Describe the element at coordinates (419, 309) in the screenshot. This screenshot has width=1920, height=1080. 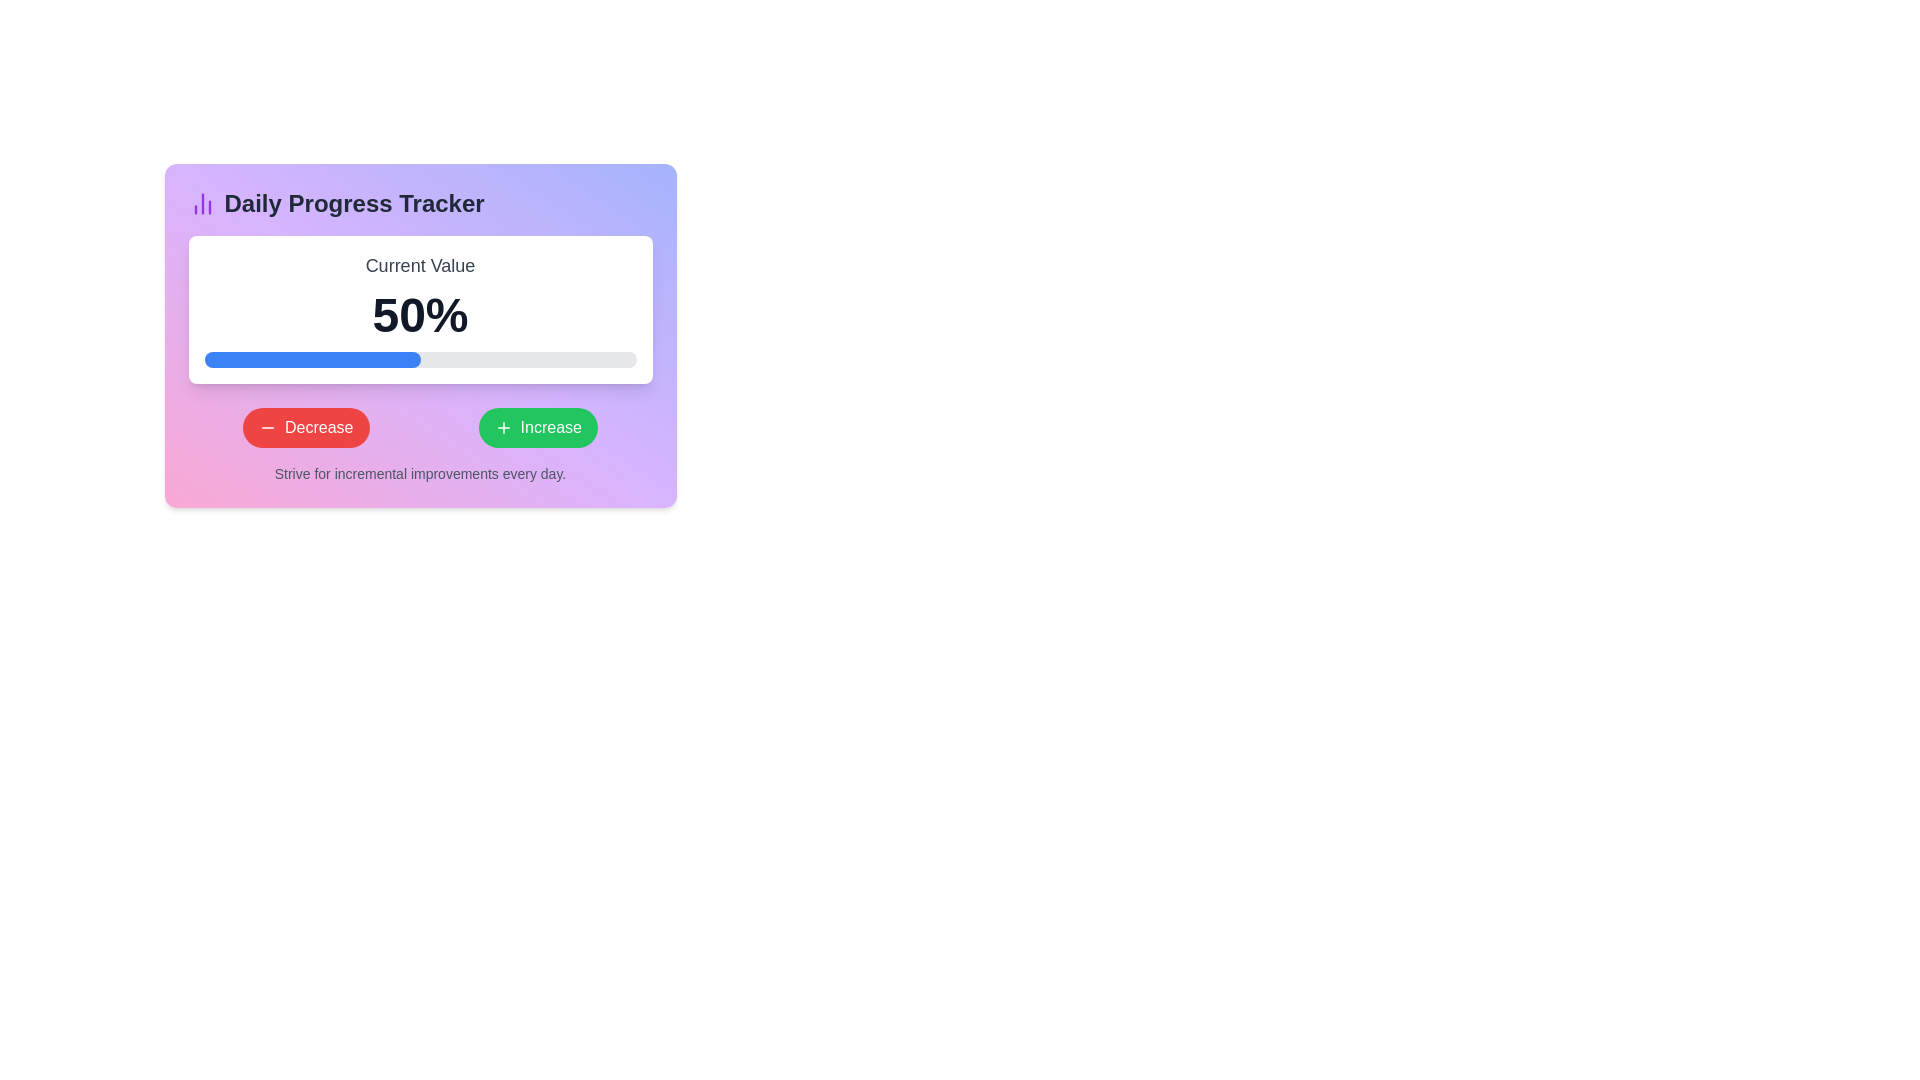
I see `the Progress Indicator Widget that displays the current value as a percentage and is located below the 'Daily Progress Tracker' header` at that location.